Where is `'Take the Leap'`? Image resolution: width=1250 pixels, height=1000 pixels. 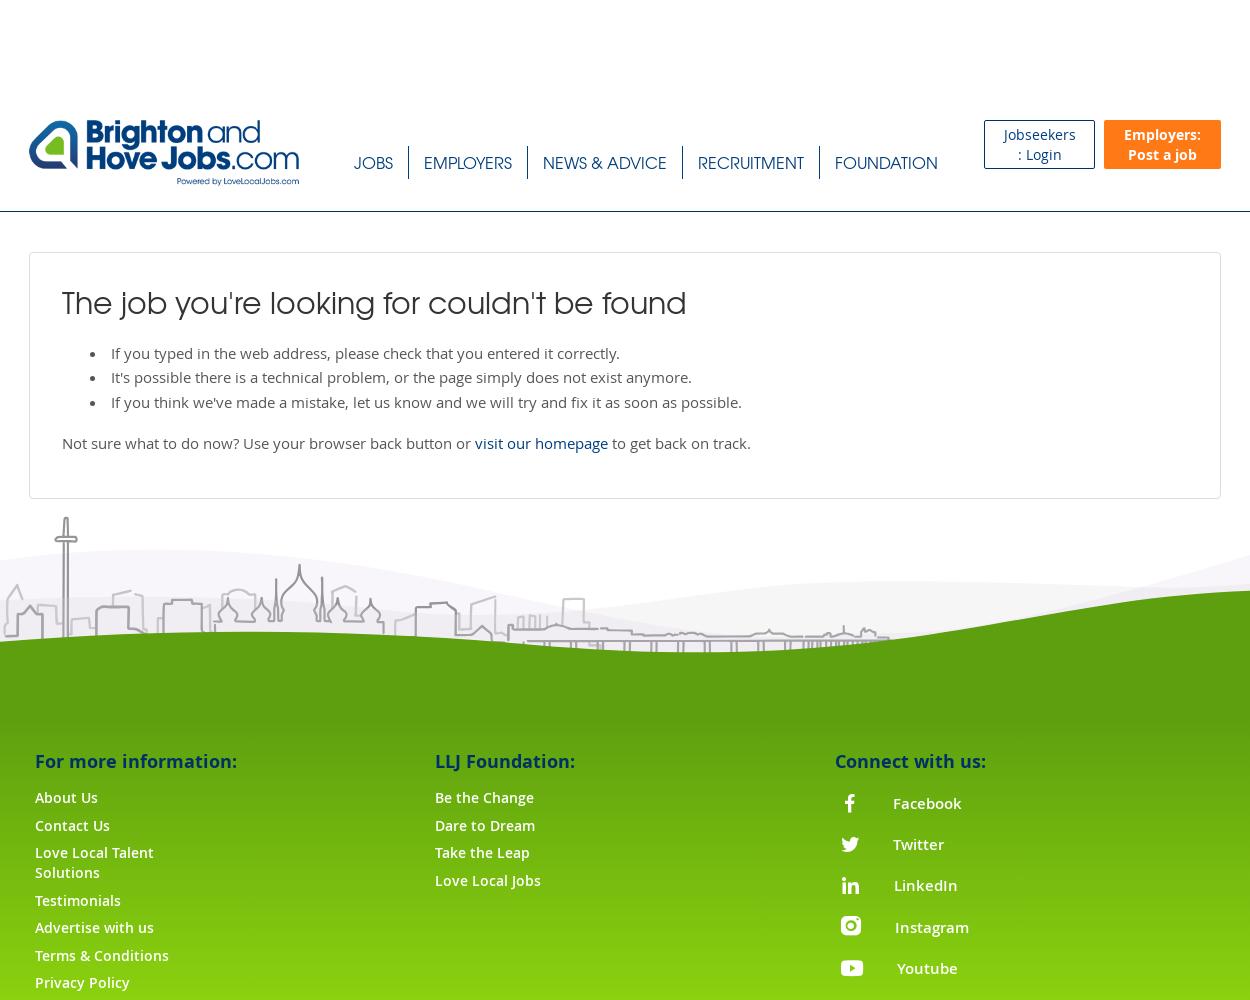
'Take the Leap' is located at coordinates (480, 851).